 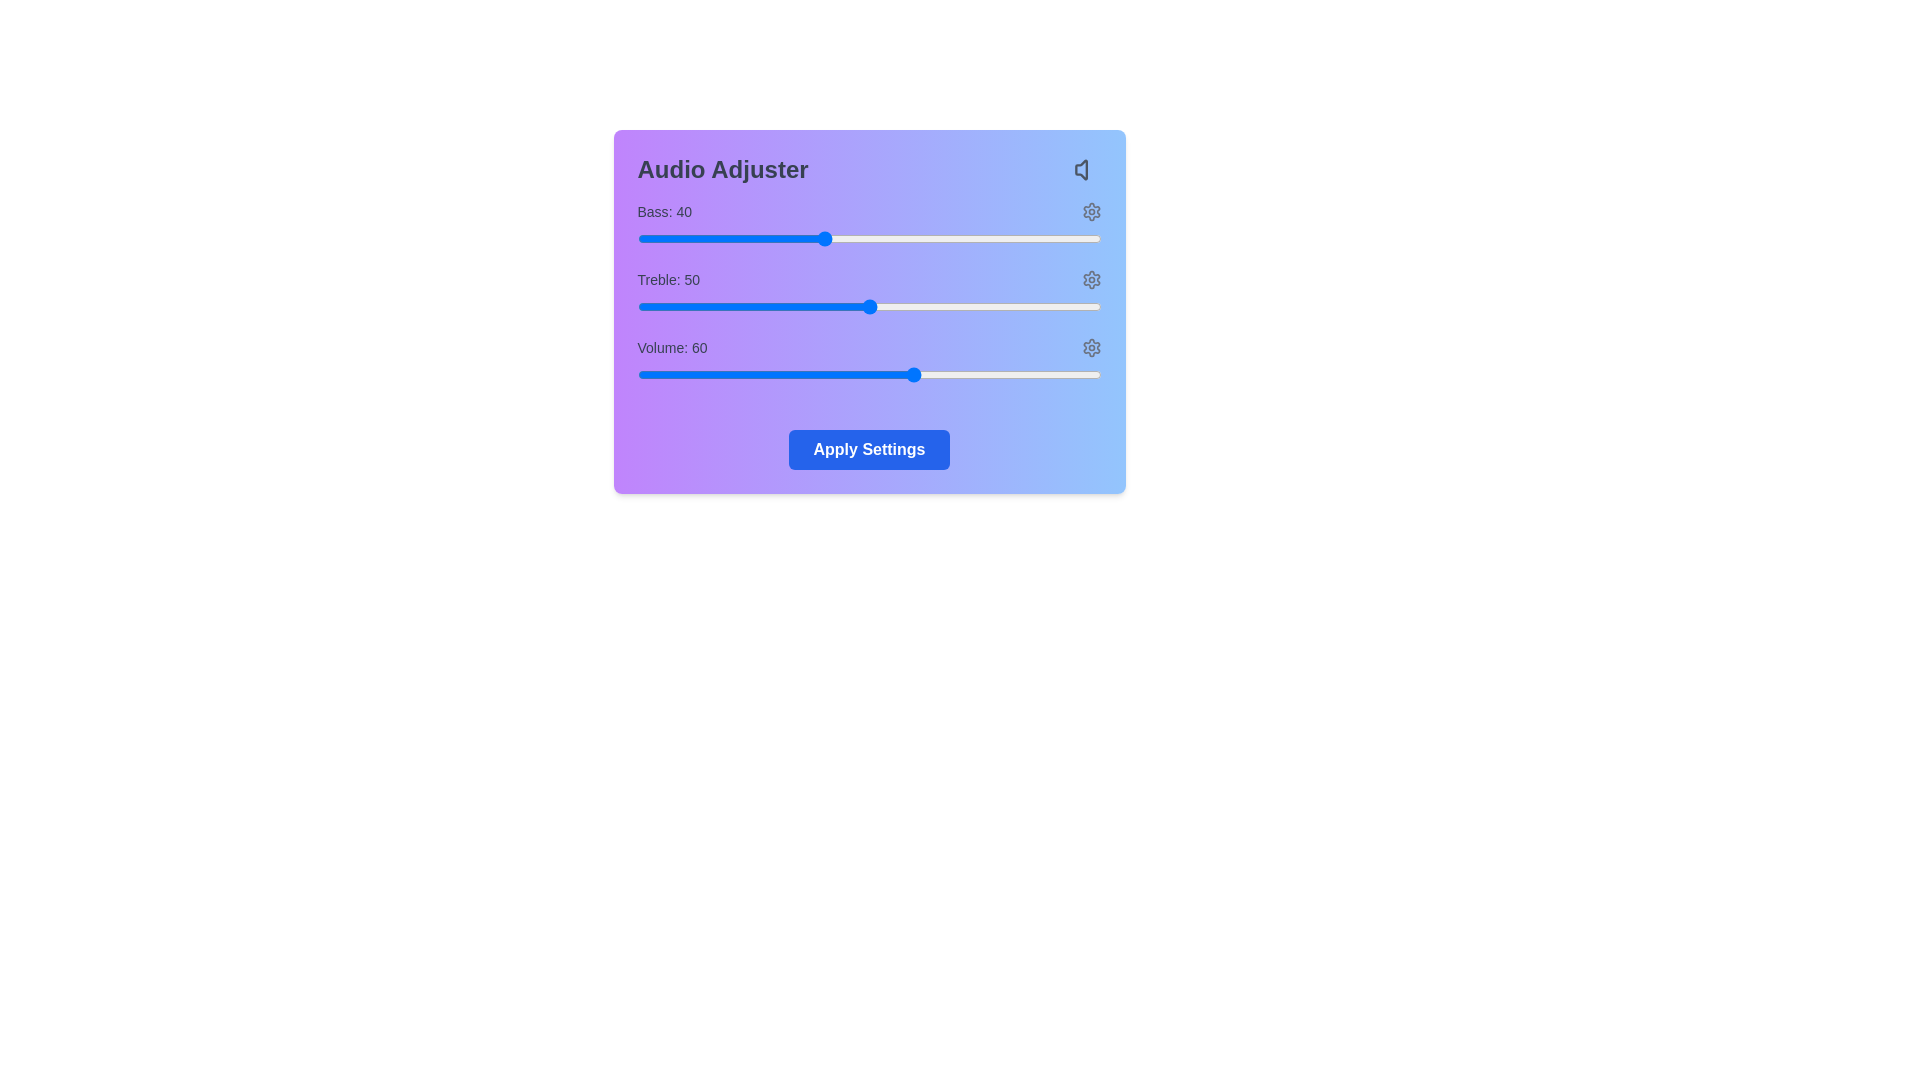 What do you see at coordinates (707, 374) in the screenshot?
I see `the volume` at bounding box center [707, 374].